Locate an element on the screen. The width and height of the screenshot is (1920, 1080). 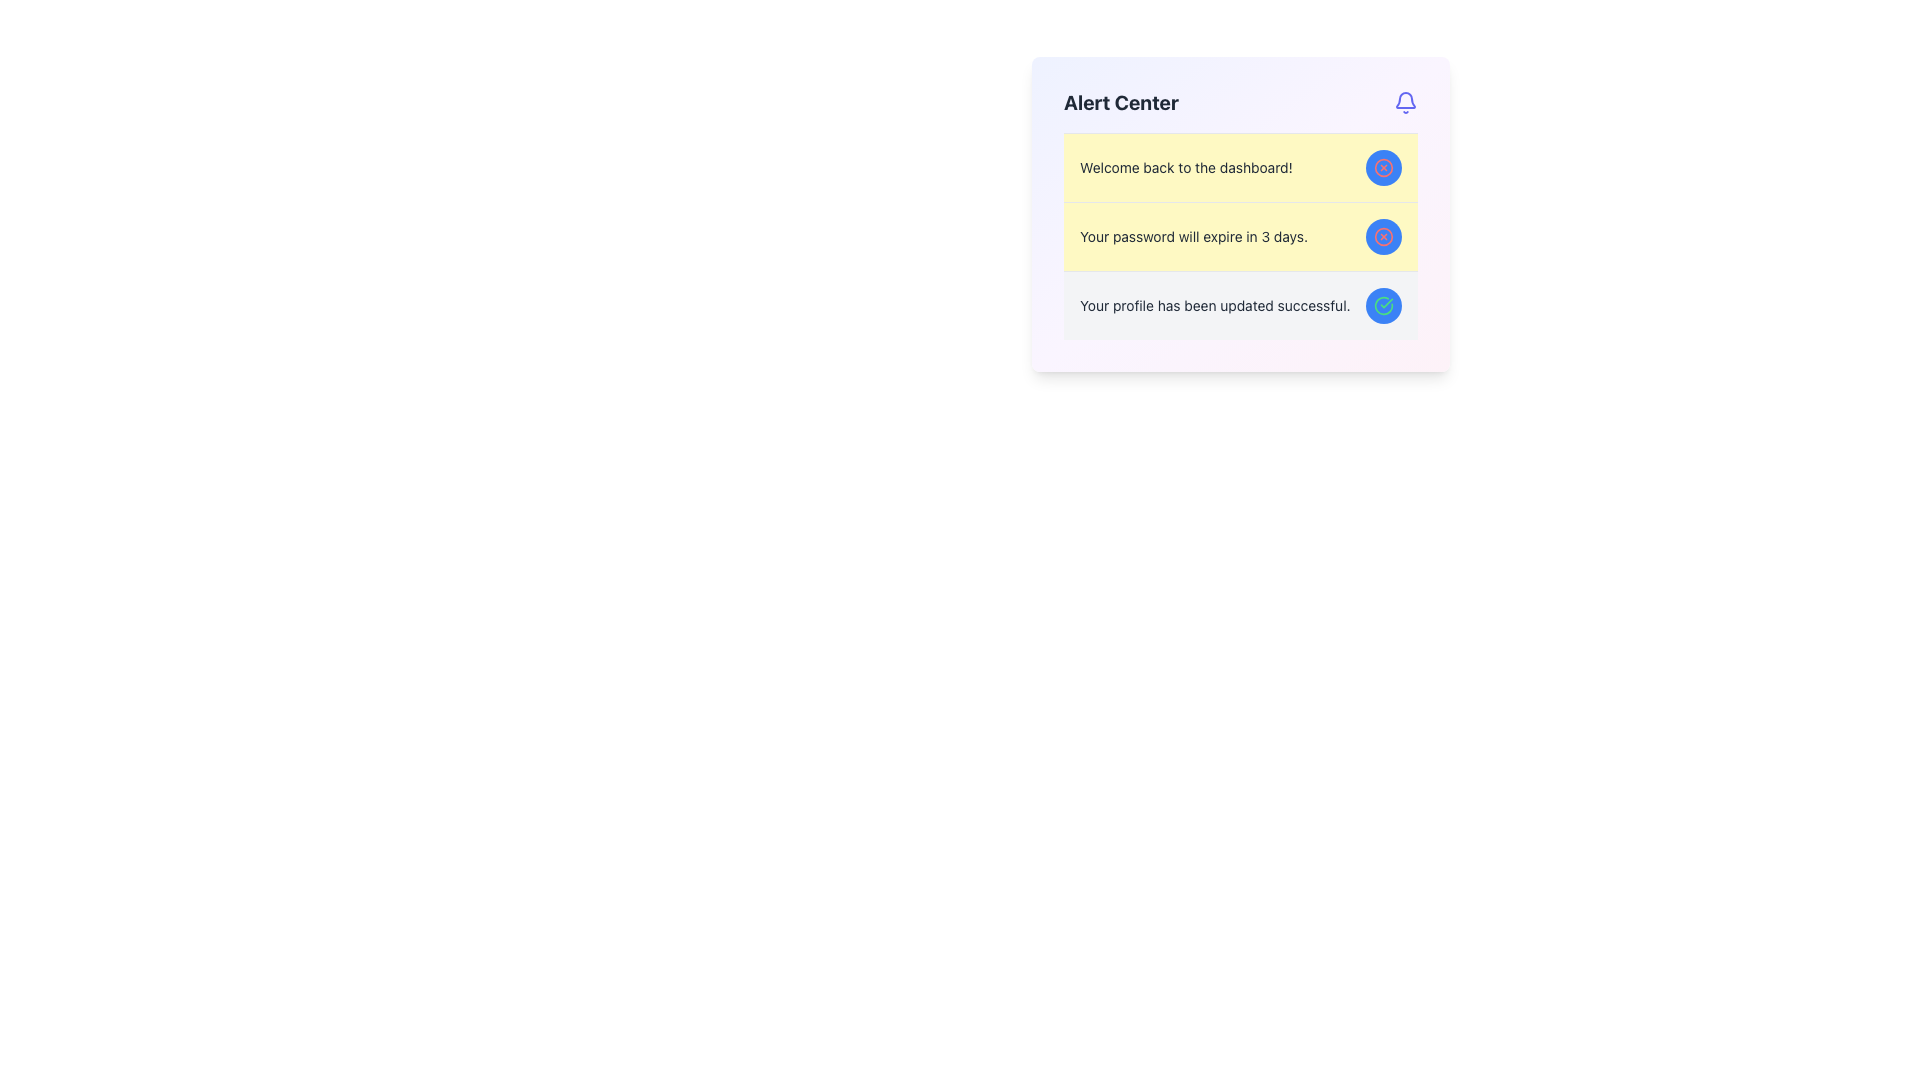
the bell-shaped icon located at the right top corner of the notification panel, which represents notifications or alerts is located at coordinates (1405, 100).